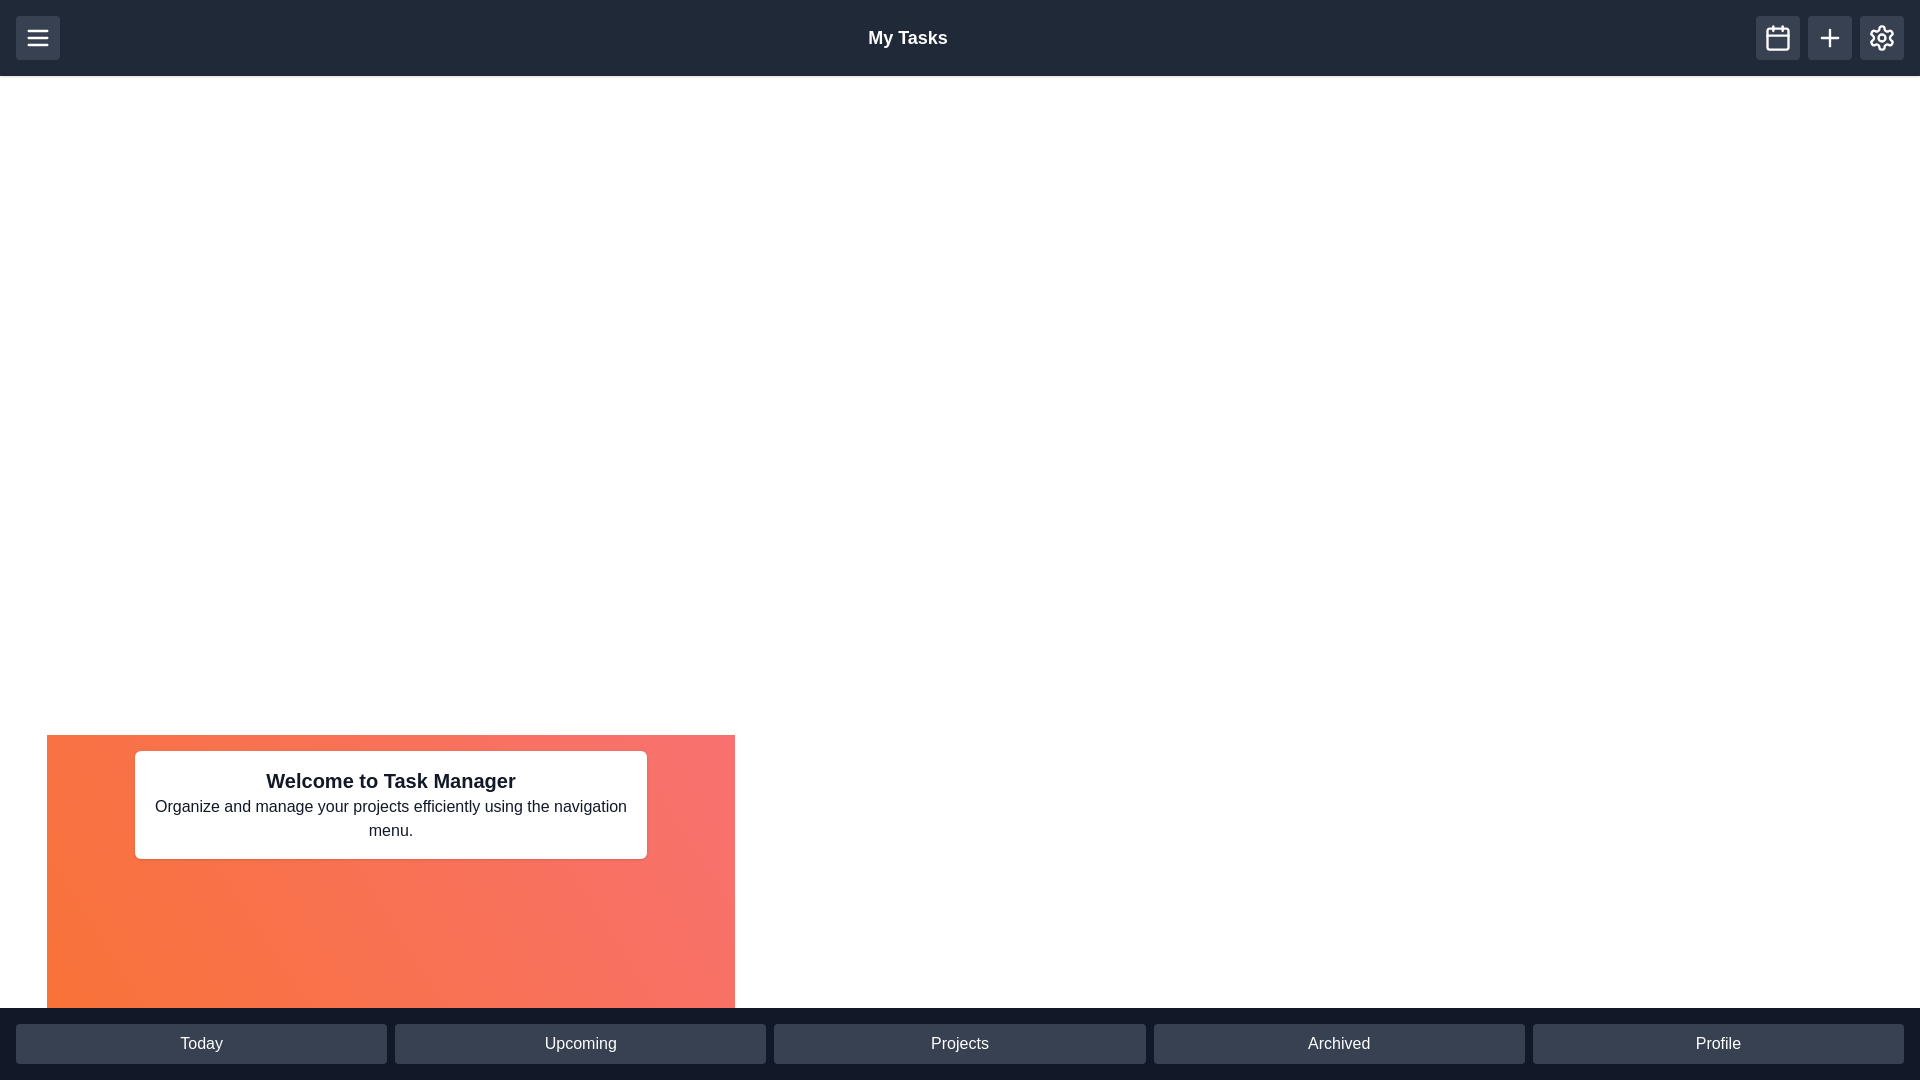  What do you see at coordinates (960, 1043) in the screenshot?
I see `the Projects button in the bottom navigation bar to navigate to the corresponding section` at bounding box center [960, 1043].